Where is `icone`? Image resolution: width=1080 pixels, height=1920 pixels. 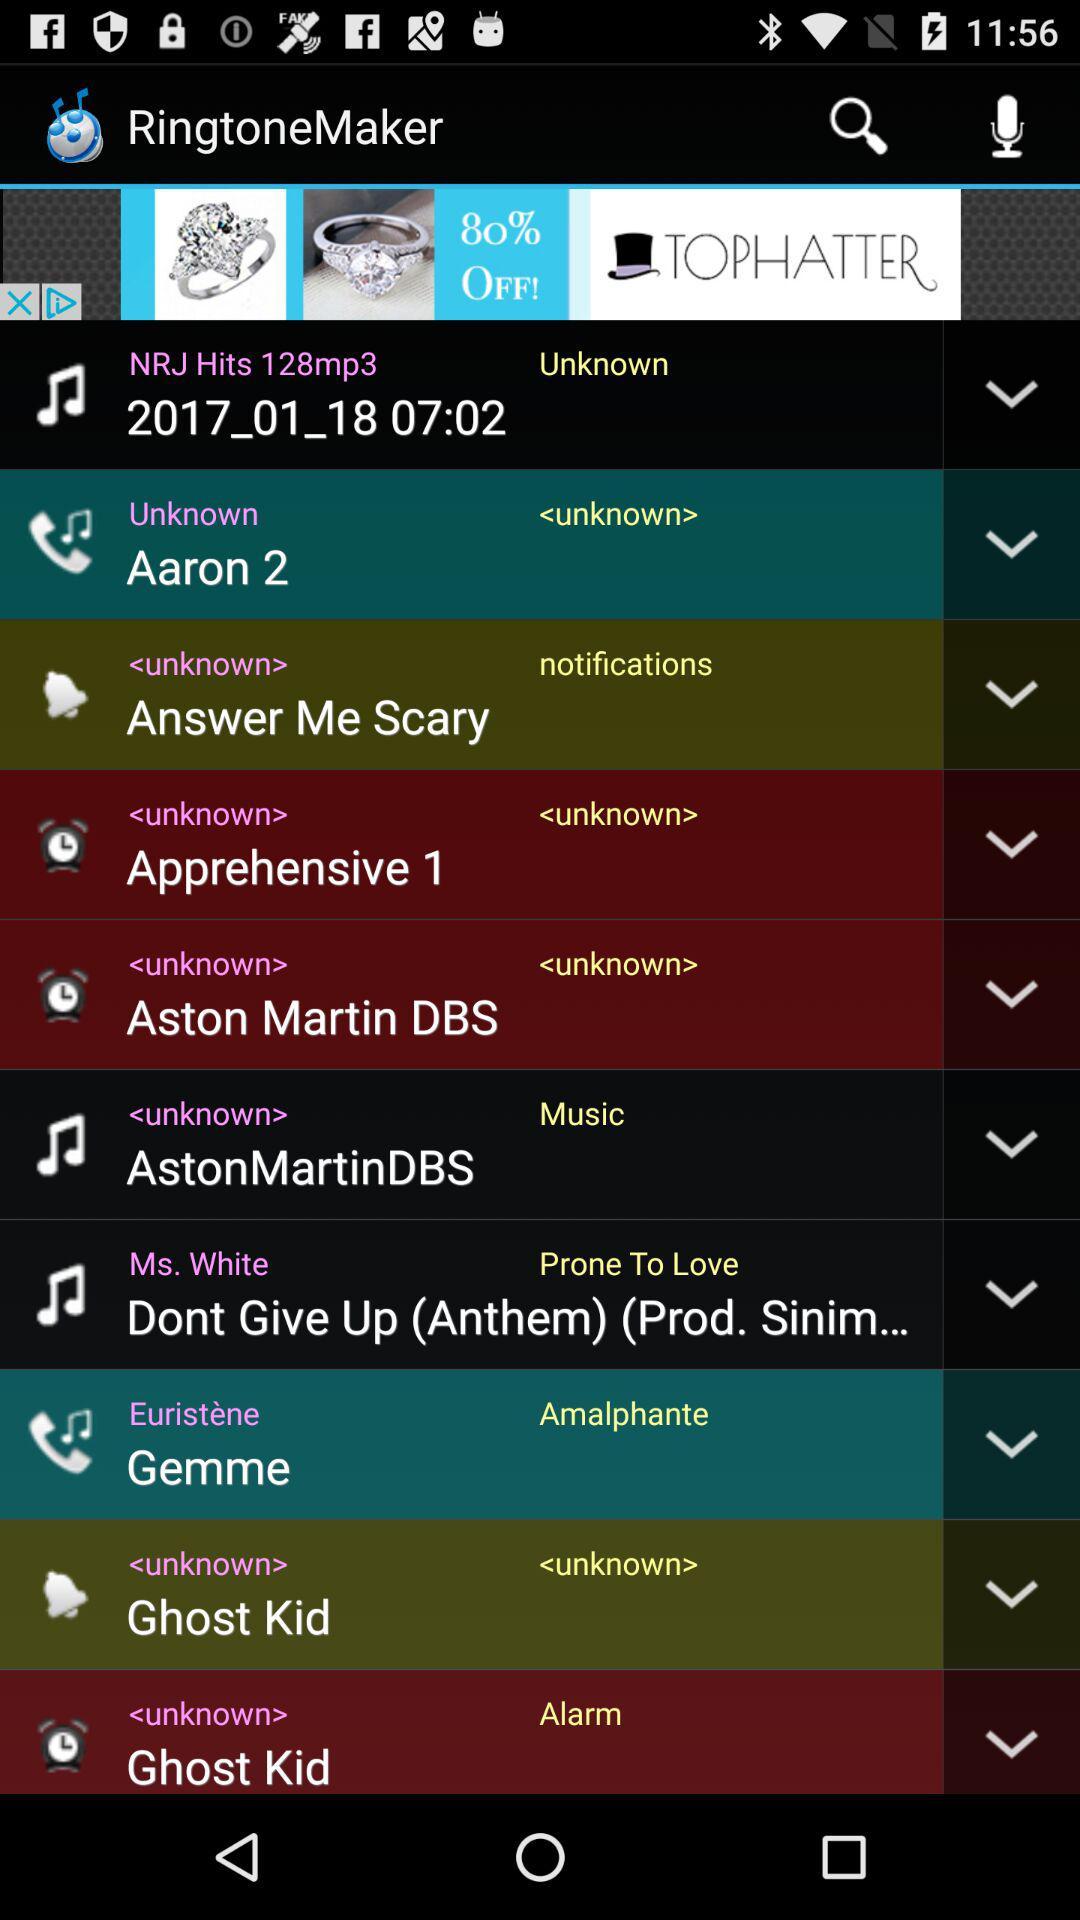 icone is located at coordinates (540, 253).